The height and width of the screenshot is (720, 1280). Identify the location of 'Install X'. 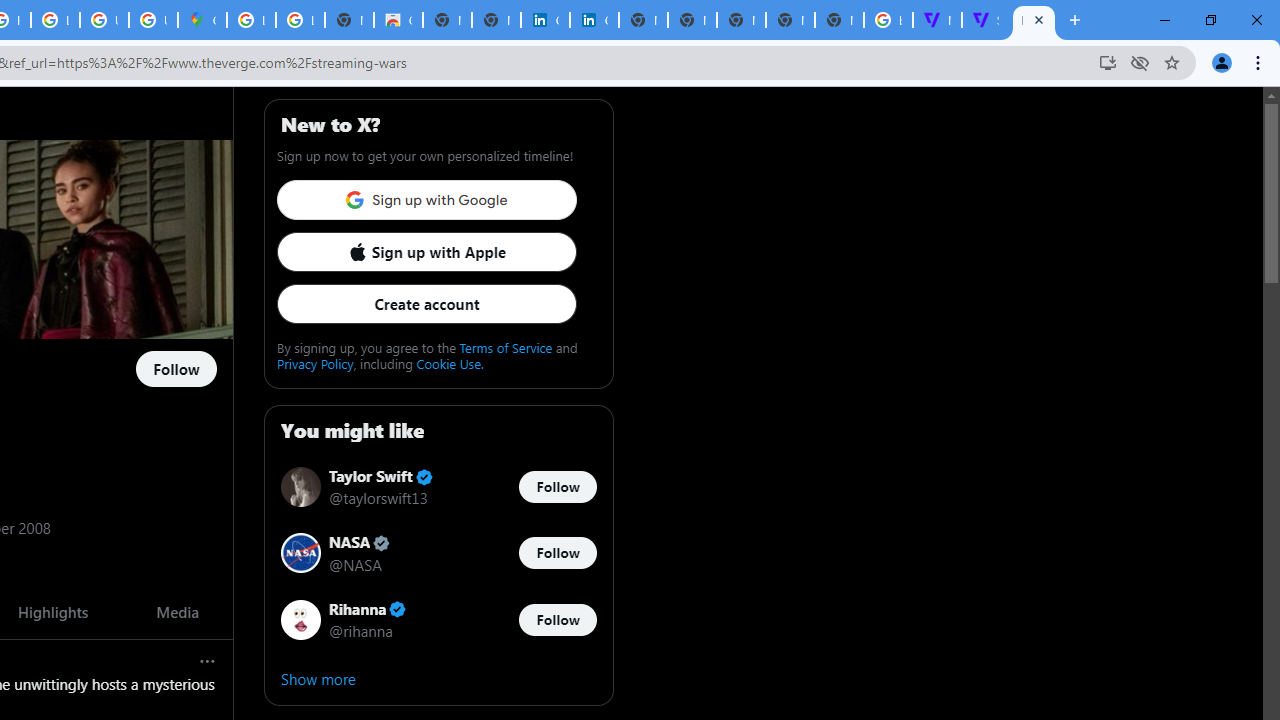
(1106, 61).